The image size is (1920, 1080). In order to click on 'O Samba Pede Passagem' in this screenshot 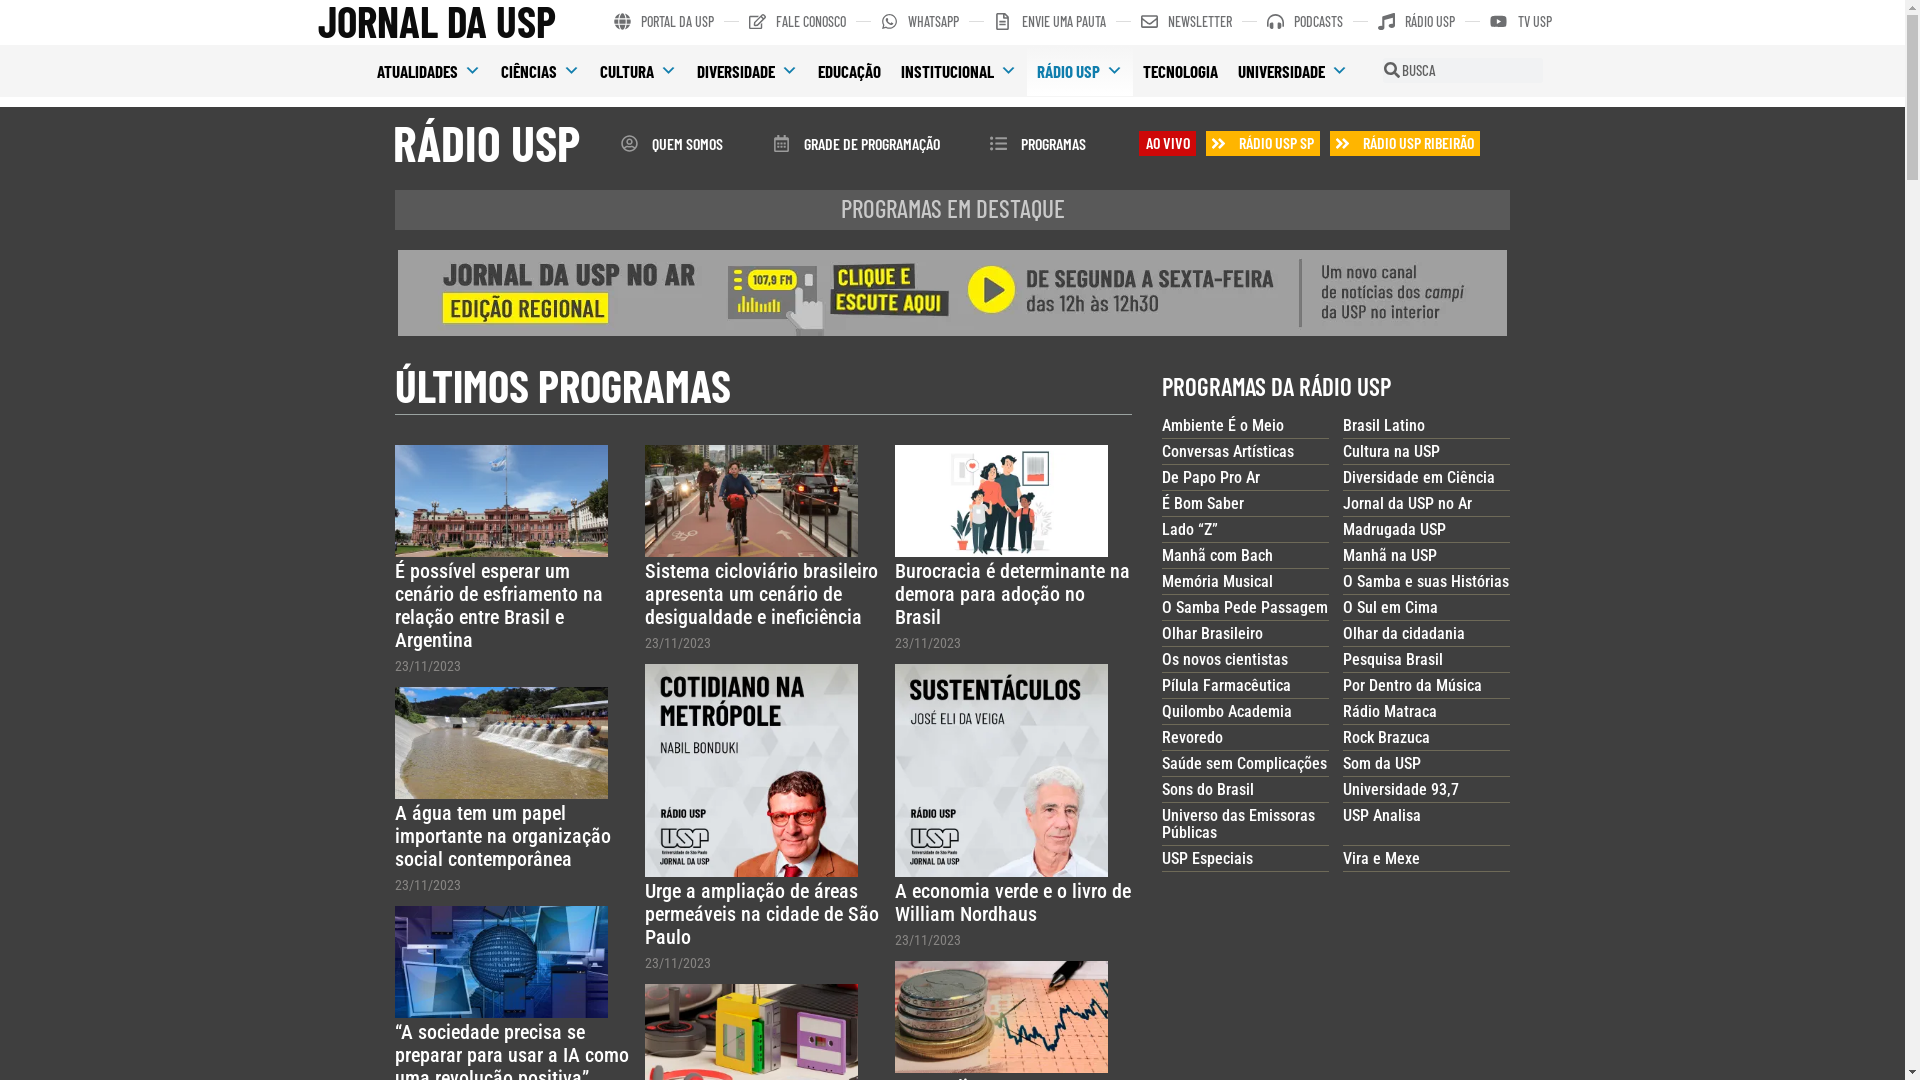, I will do `click(1243, 606)`.